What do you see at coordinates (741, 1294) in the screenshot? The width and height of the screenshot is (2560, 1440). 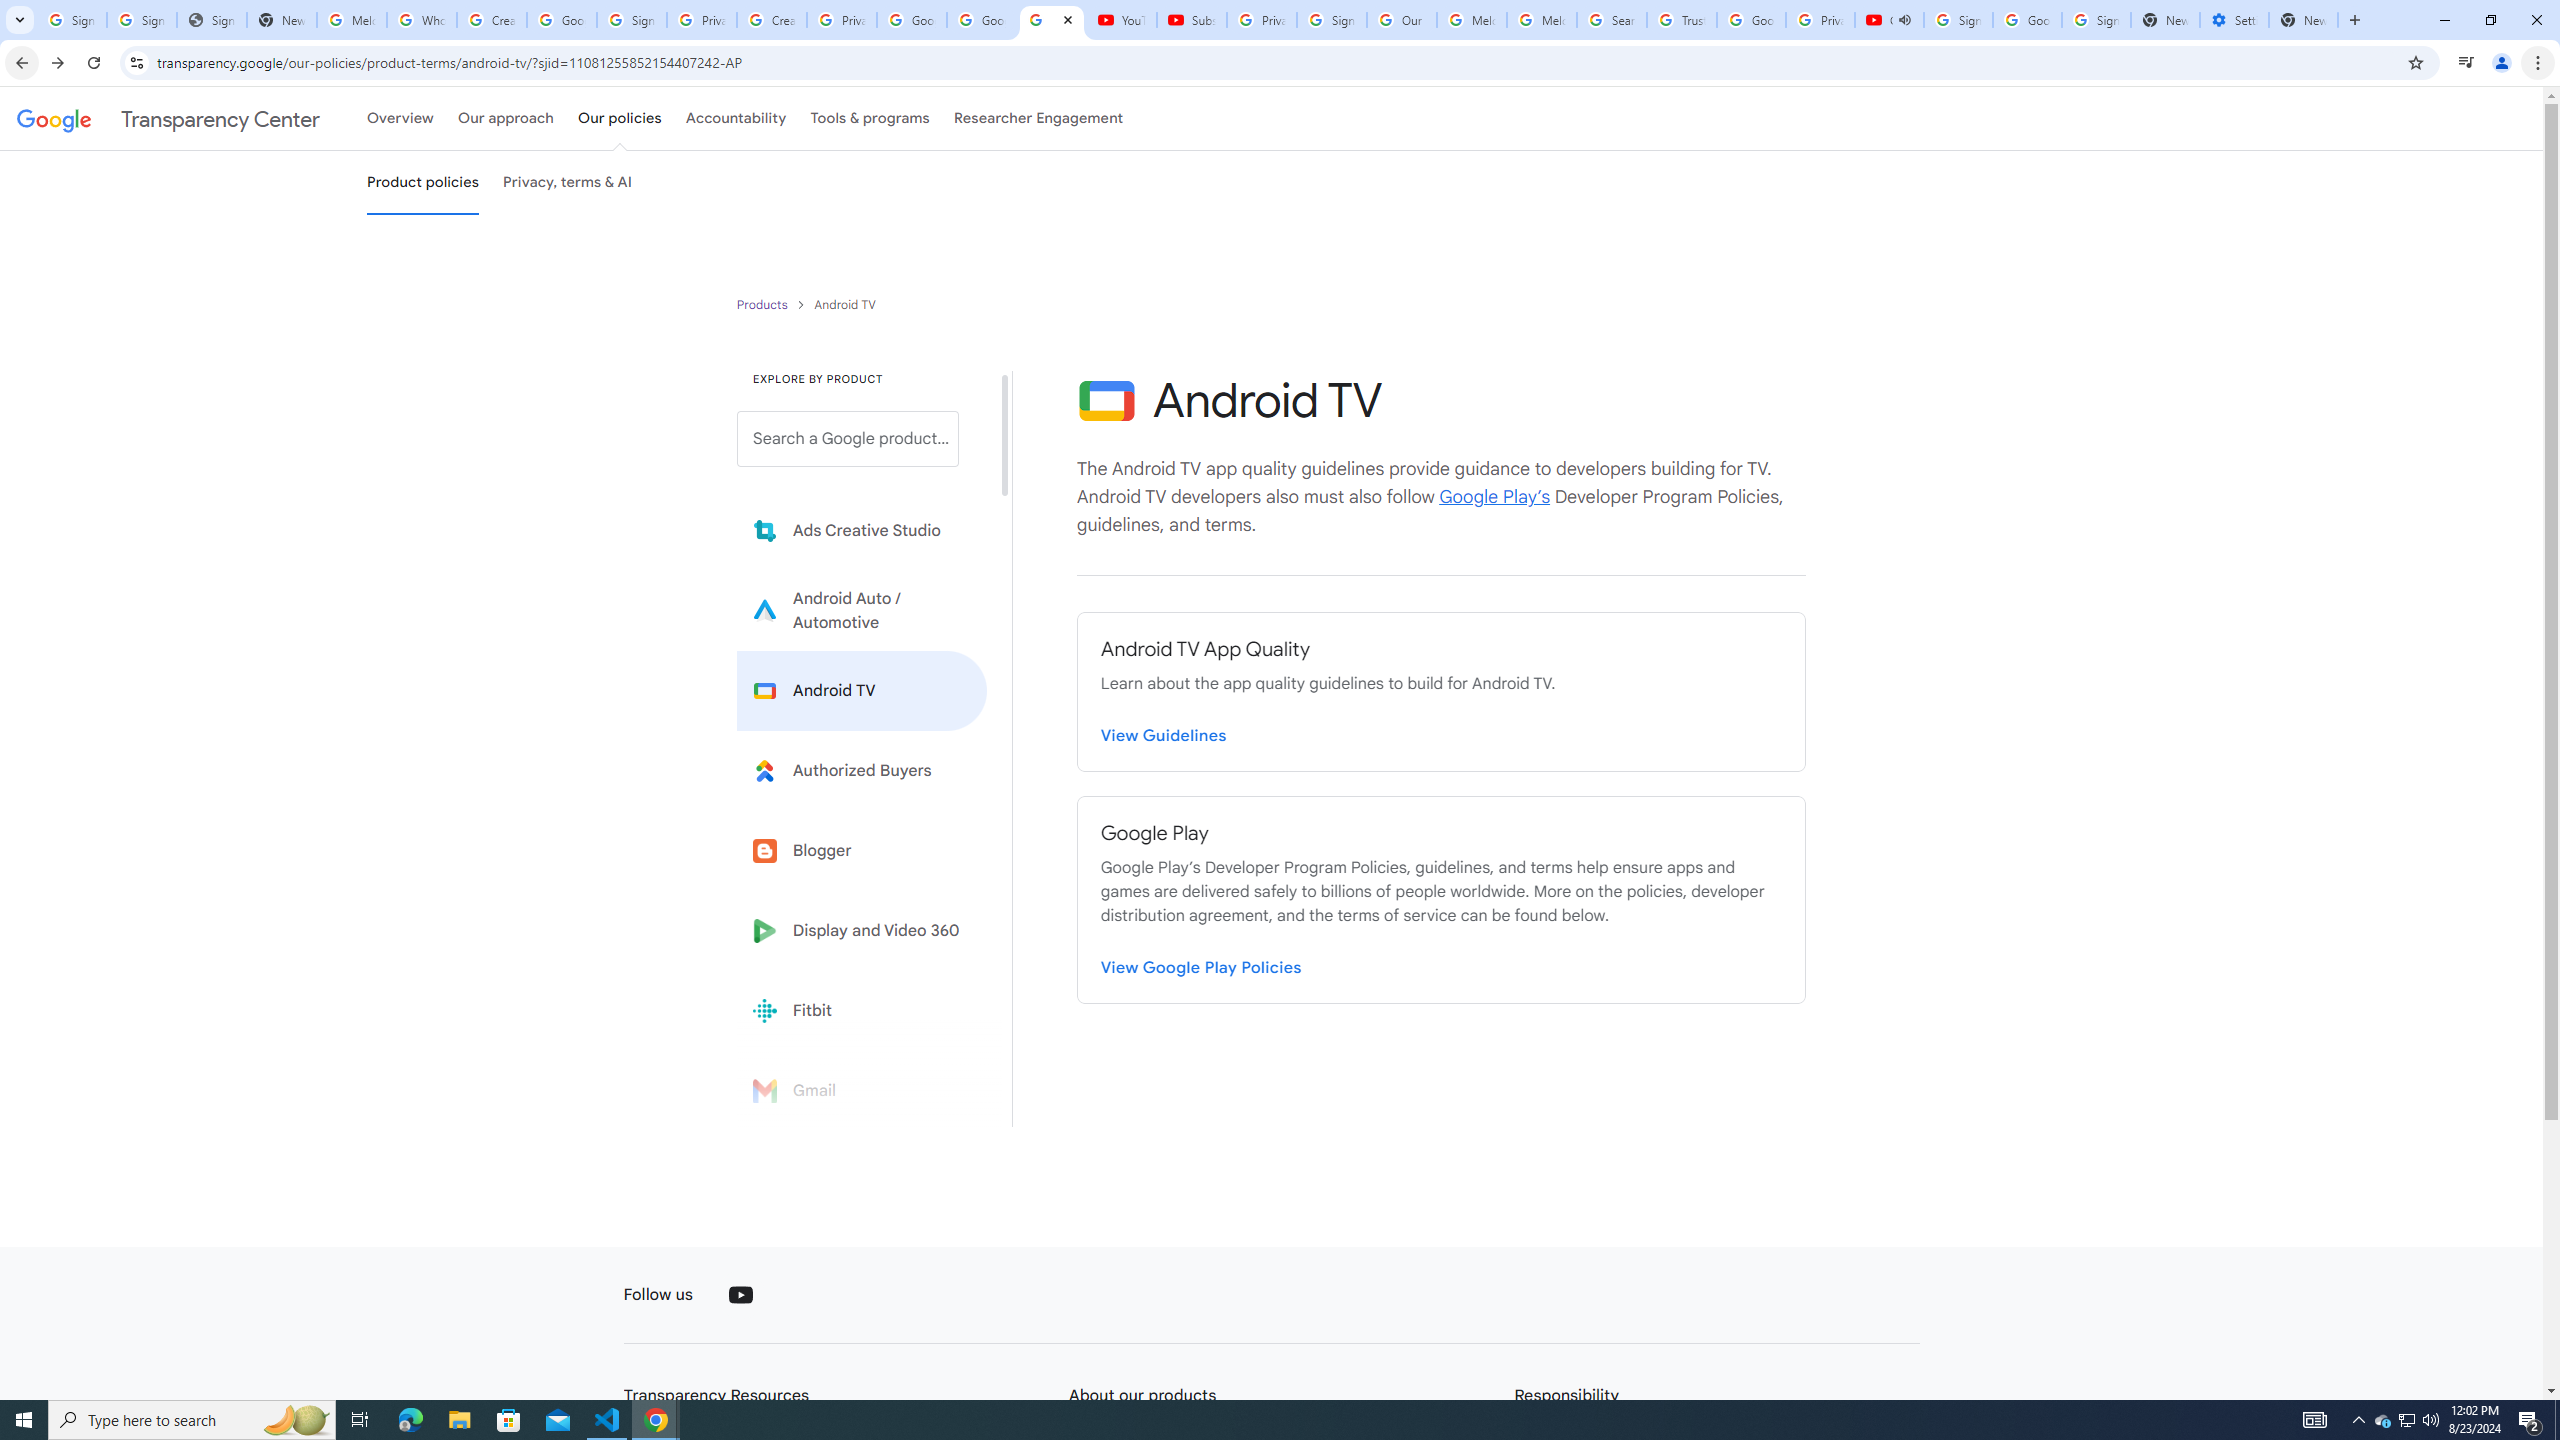 I see `'YouTube'` at bounding box center [741, 1294].